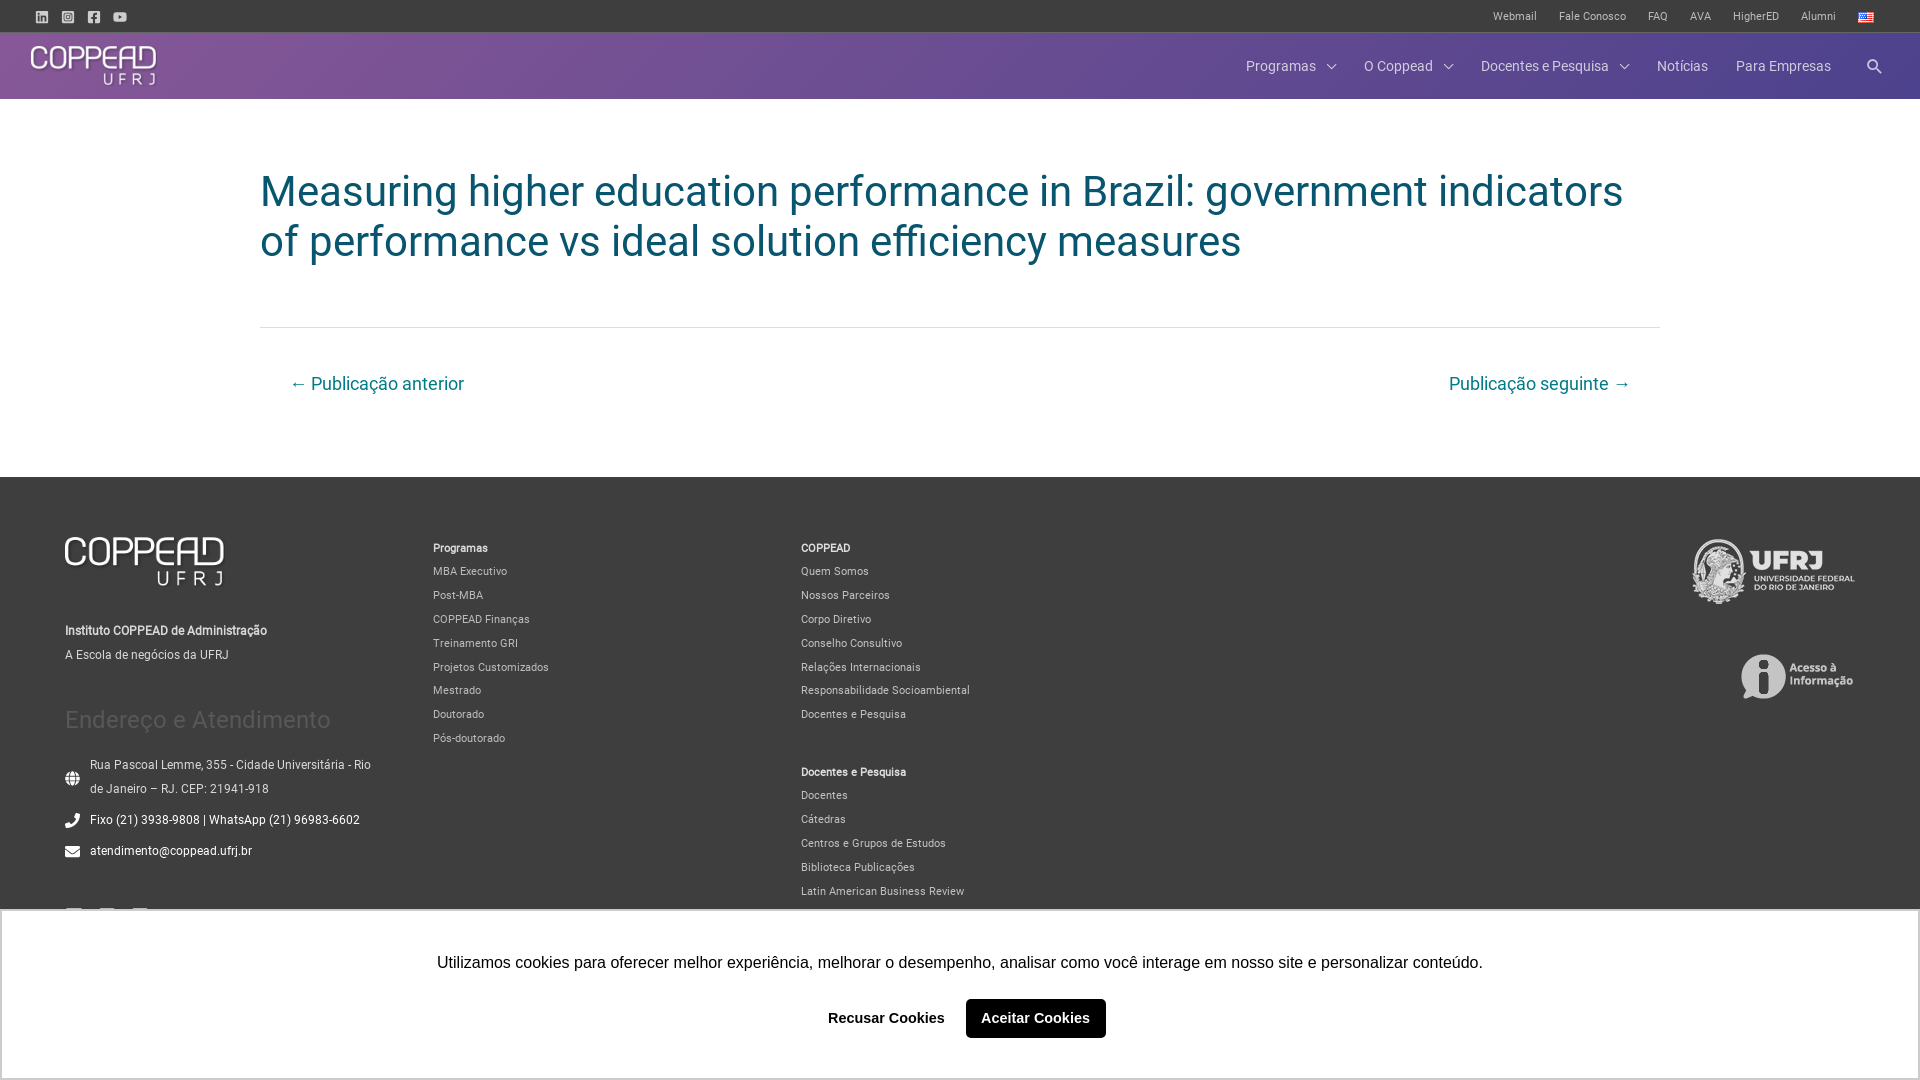 The width and height of the screenshot is (1920, 1080). What do you see at coordinates (1818, 16) in the screenshot?
I see `'Alumni'` at bounding box center [1818, 16].